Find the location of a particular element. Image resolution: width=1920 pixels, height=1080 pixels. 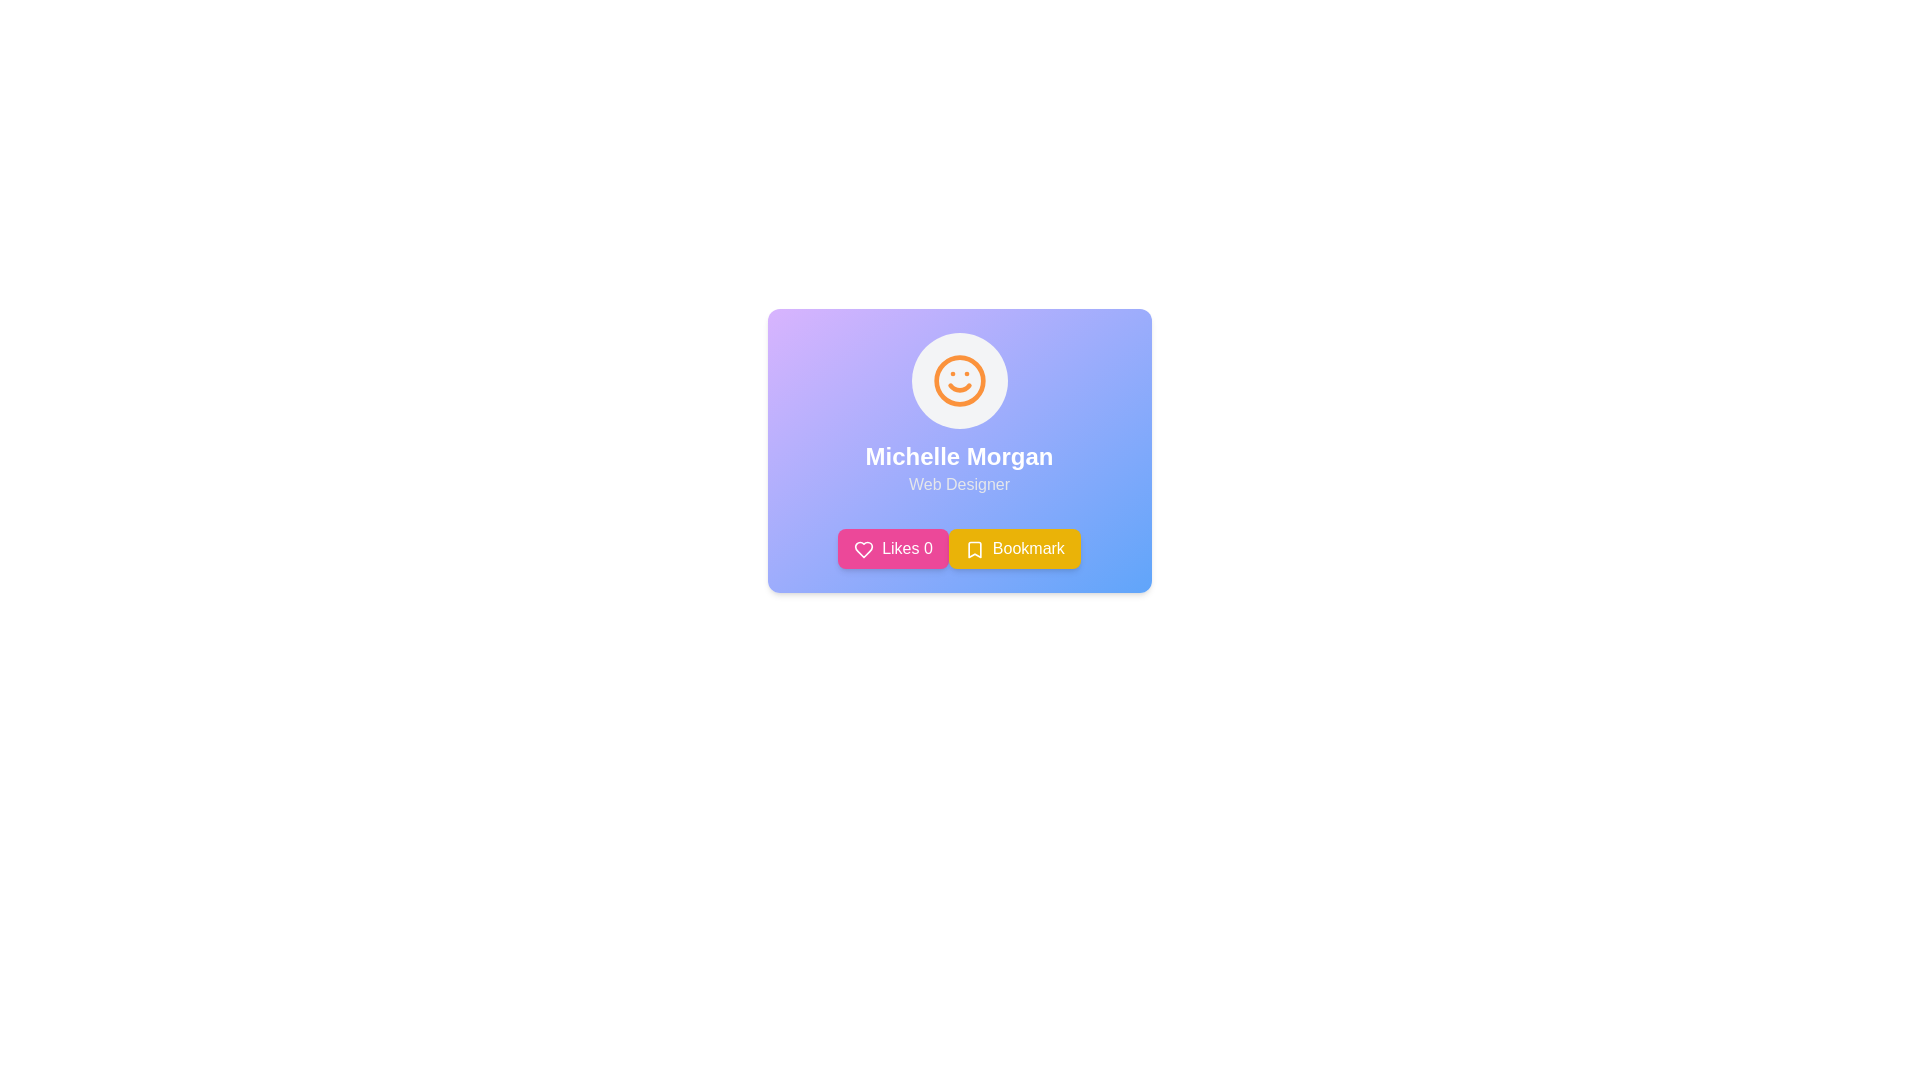

the circular gray graphic element with rounded edges that features a smiling face icon in orange, positioned above the name 'Michelle Morgan' and 'Web Designer' text is located at coordinates (958, 381).